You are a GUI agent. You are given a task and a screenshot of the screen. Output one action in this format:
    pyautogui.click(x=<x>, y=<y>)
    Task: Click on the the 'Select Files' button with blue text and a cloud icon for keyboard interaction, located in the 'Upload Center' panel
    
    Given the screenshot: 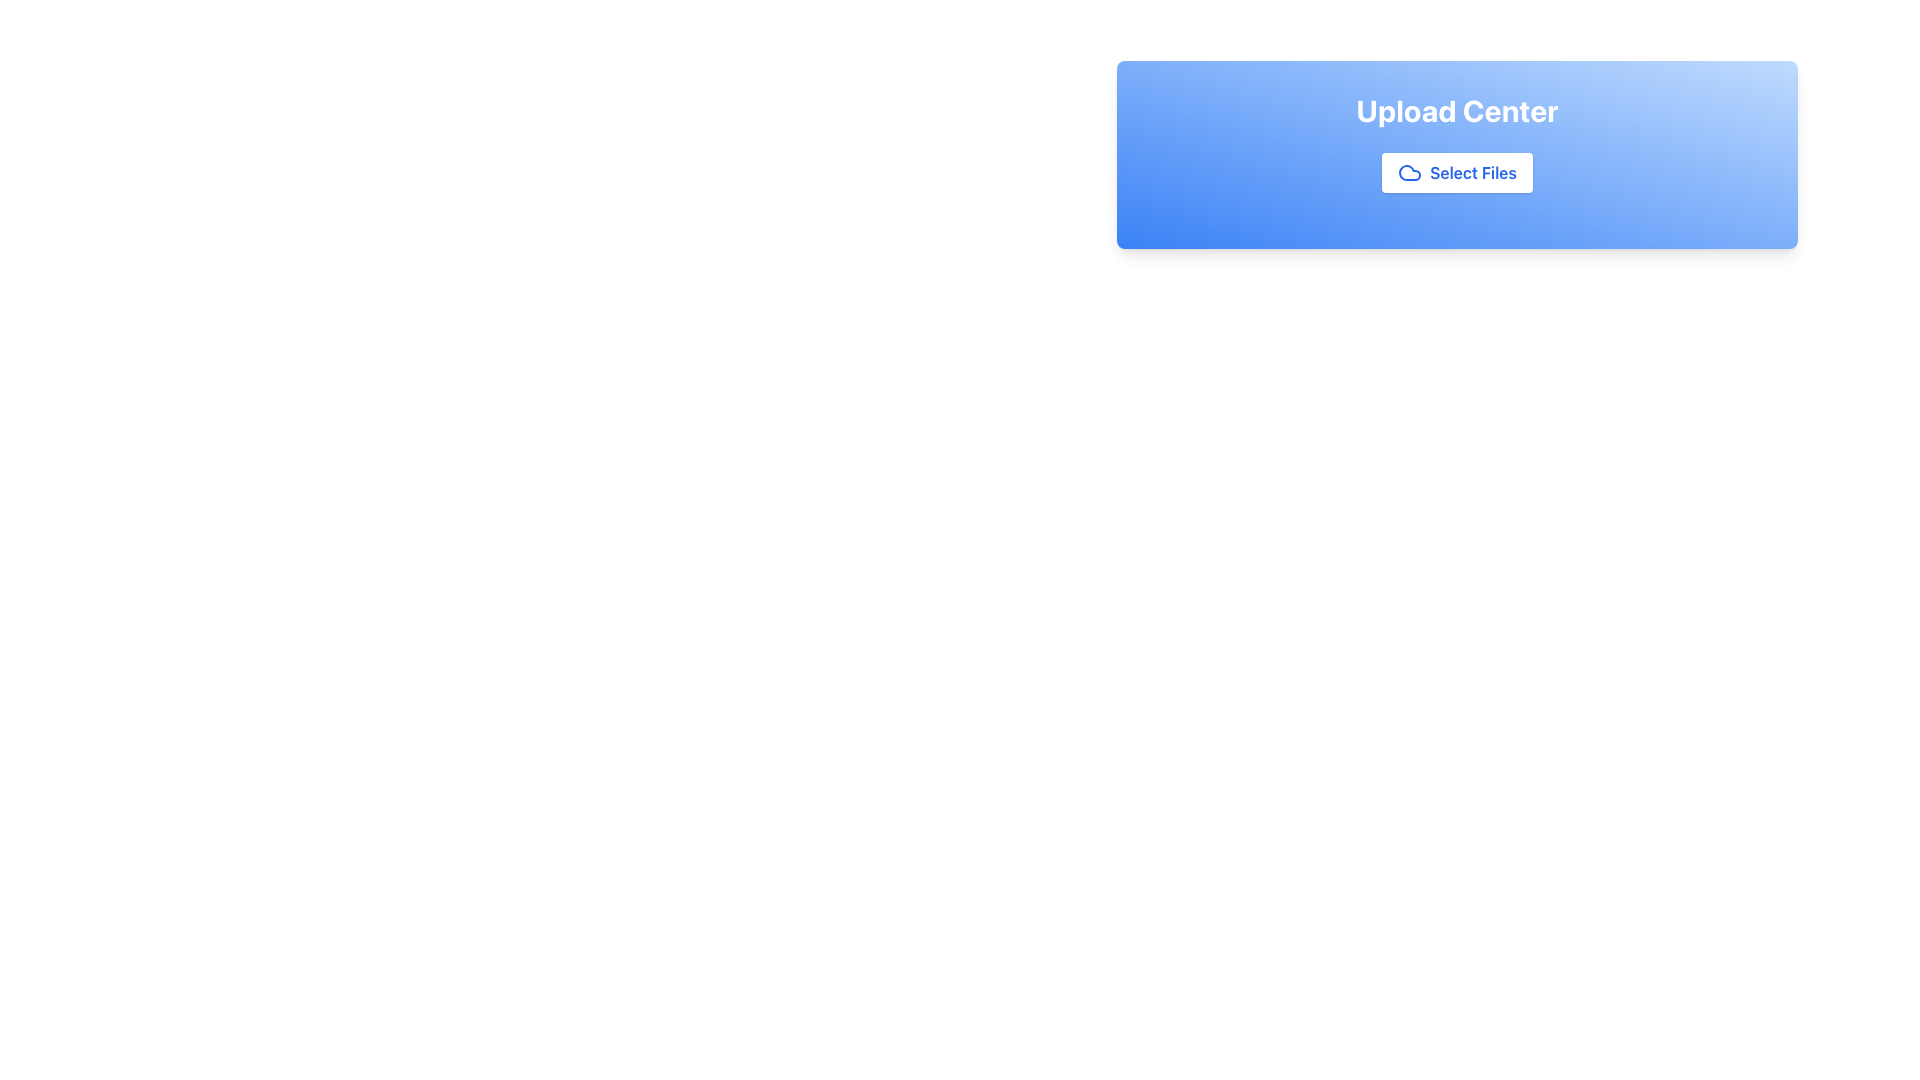 What is the action you would take?
    pyautogui.click(x=1457, y=172)
    